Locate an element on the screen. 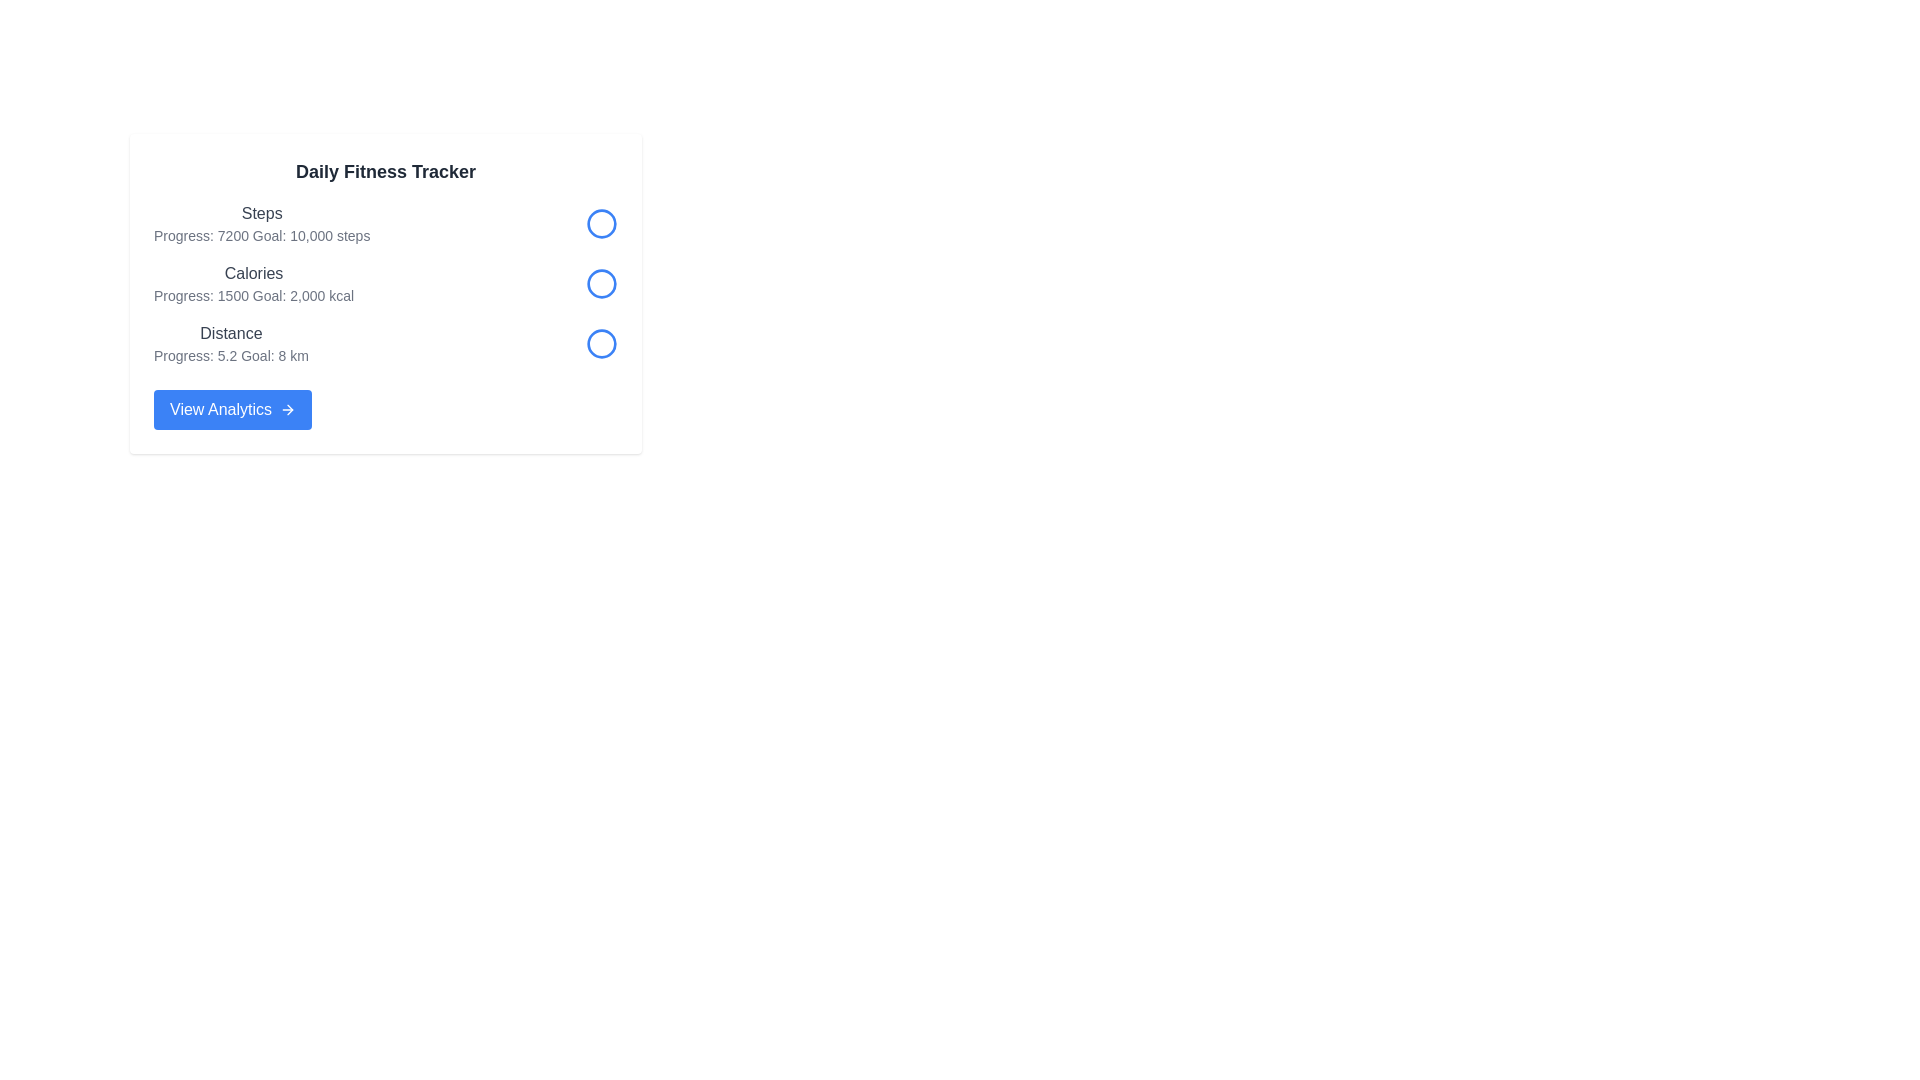 The height and width of the screenshot is (1080, 1920). the button located at the bottom of the 'Daily Fitness Tracker' card is located at coordinates (232, 408).